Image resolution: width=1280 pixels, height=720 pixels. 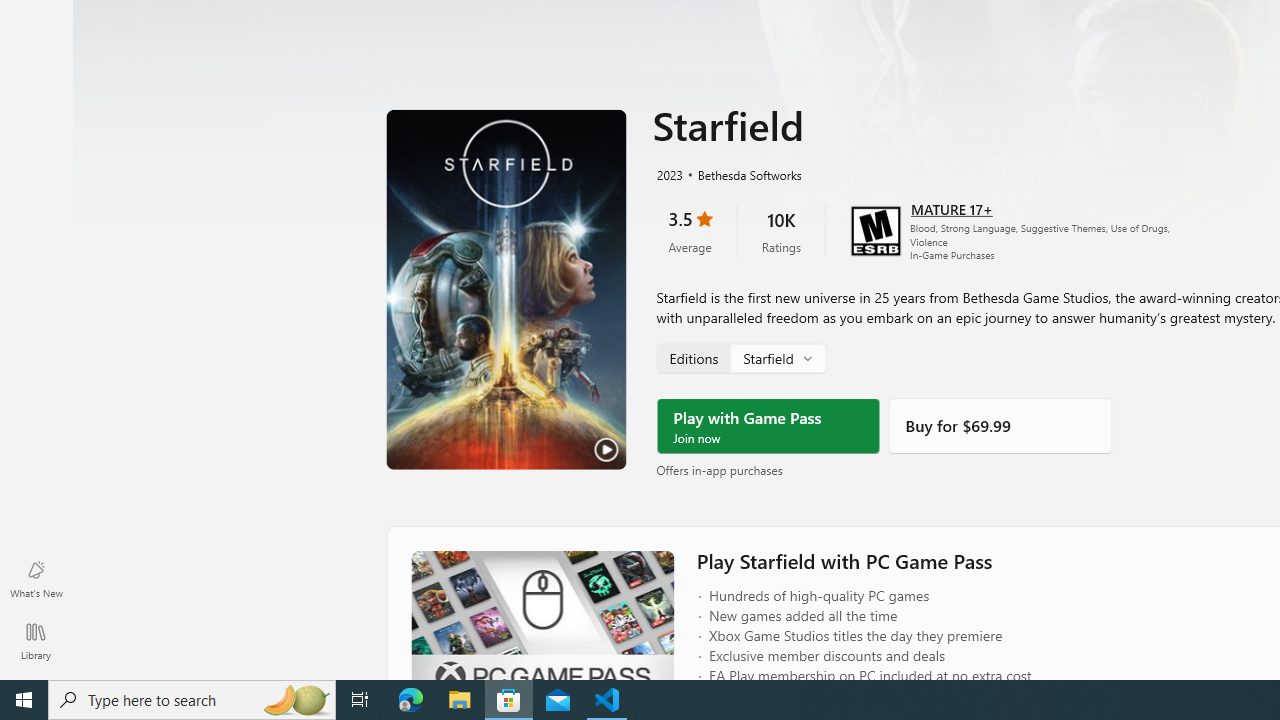 I want to click on 'Starfield, Edition selector', so click(x=739, y=356).